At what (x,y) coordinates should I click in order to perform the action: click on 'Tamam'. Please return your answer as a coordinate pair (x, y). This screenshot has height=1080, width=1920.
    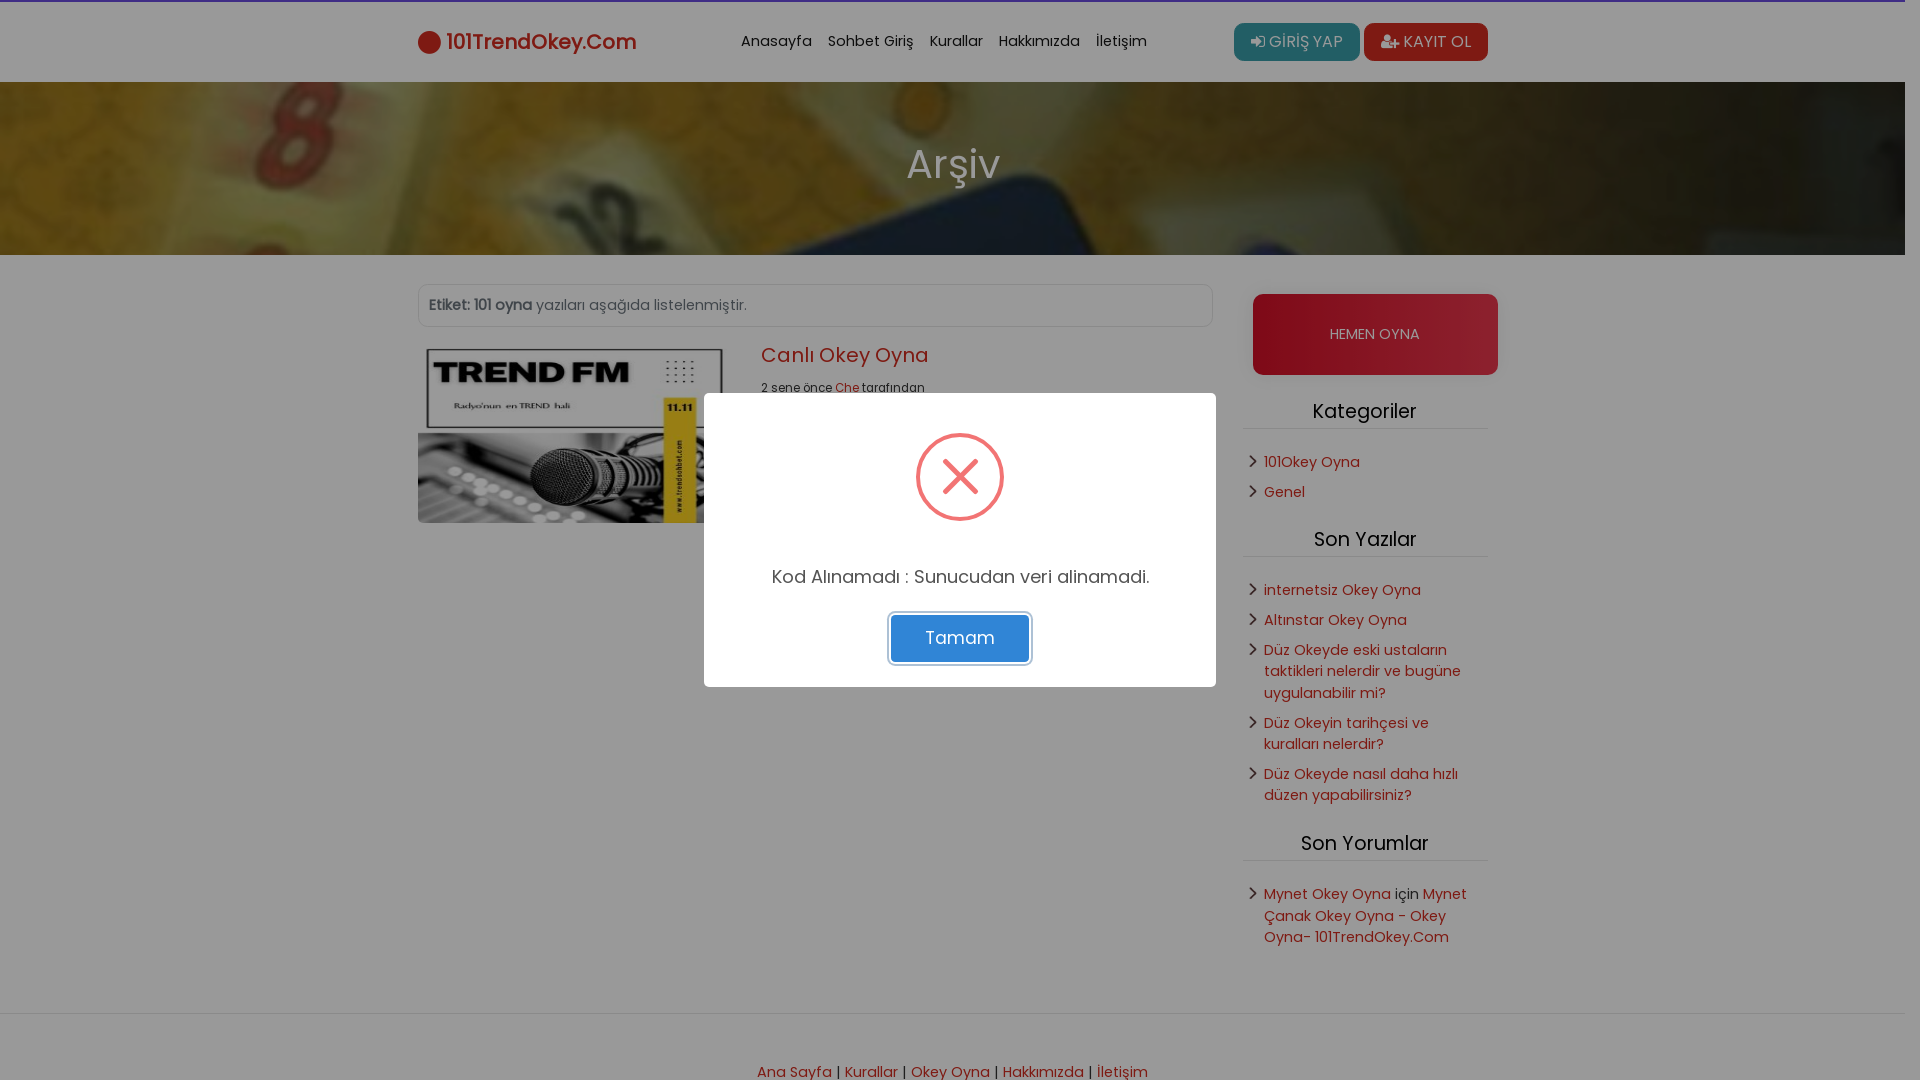
    Looking at the image, I should click on (960, 638).